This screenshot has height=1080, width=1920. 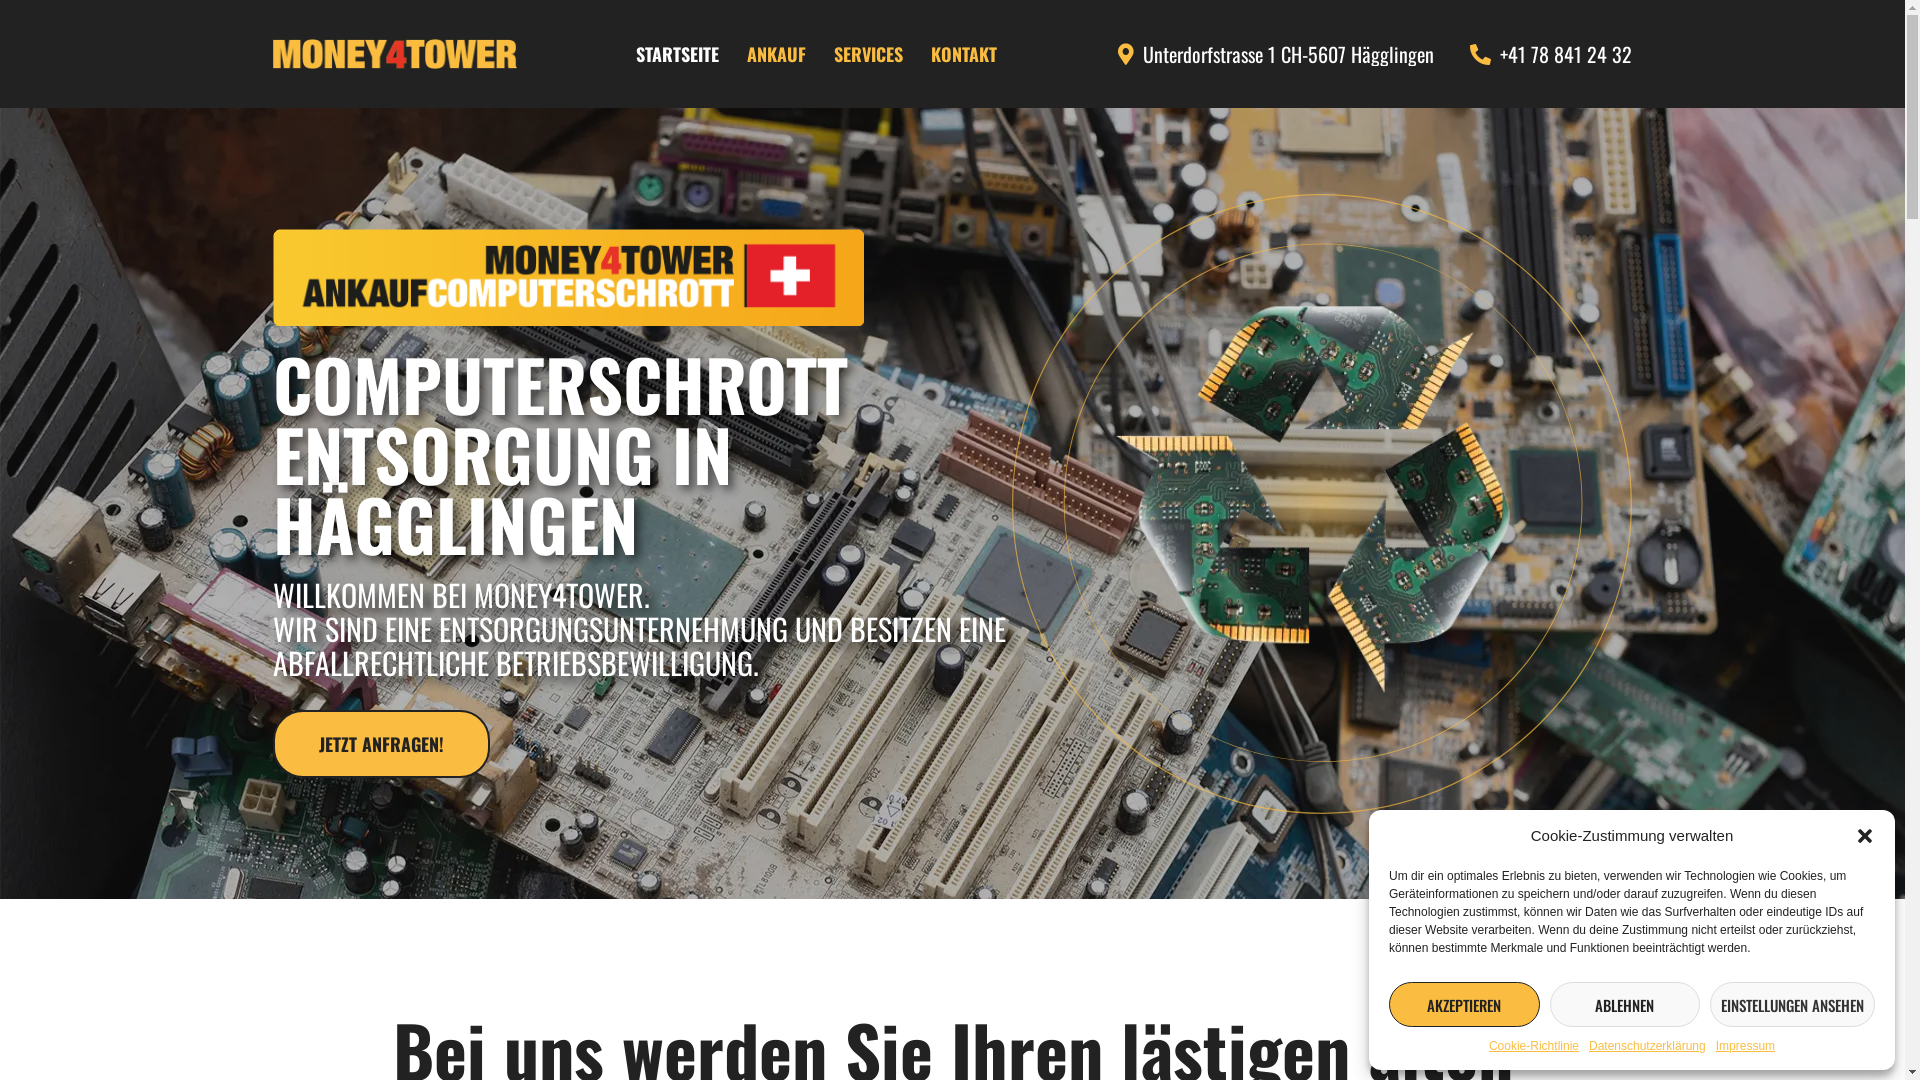 I want to click on 'Cookie-Richtlinie', so click(x=1533, y=1044).